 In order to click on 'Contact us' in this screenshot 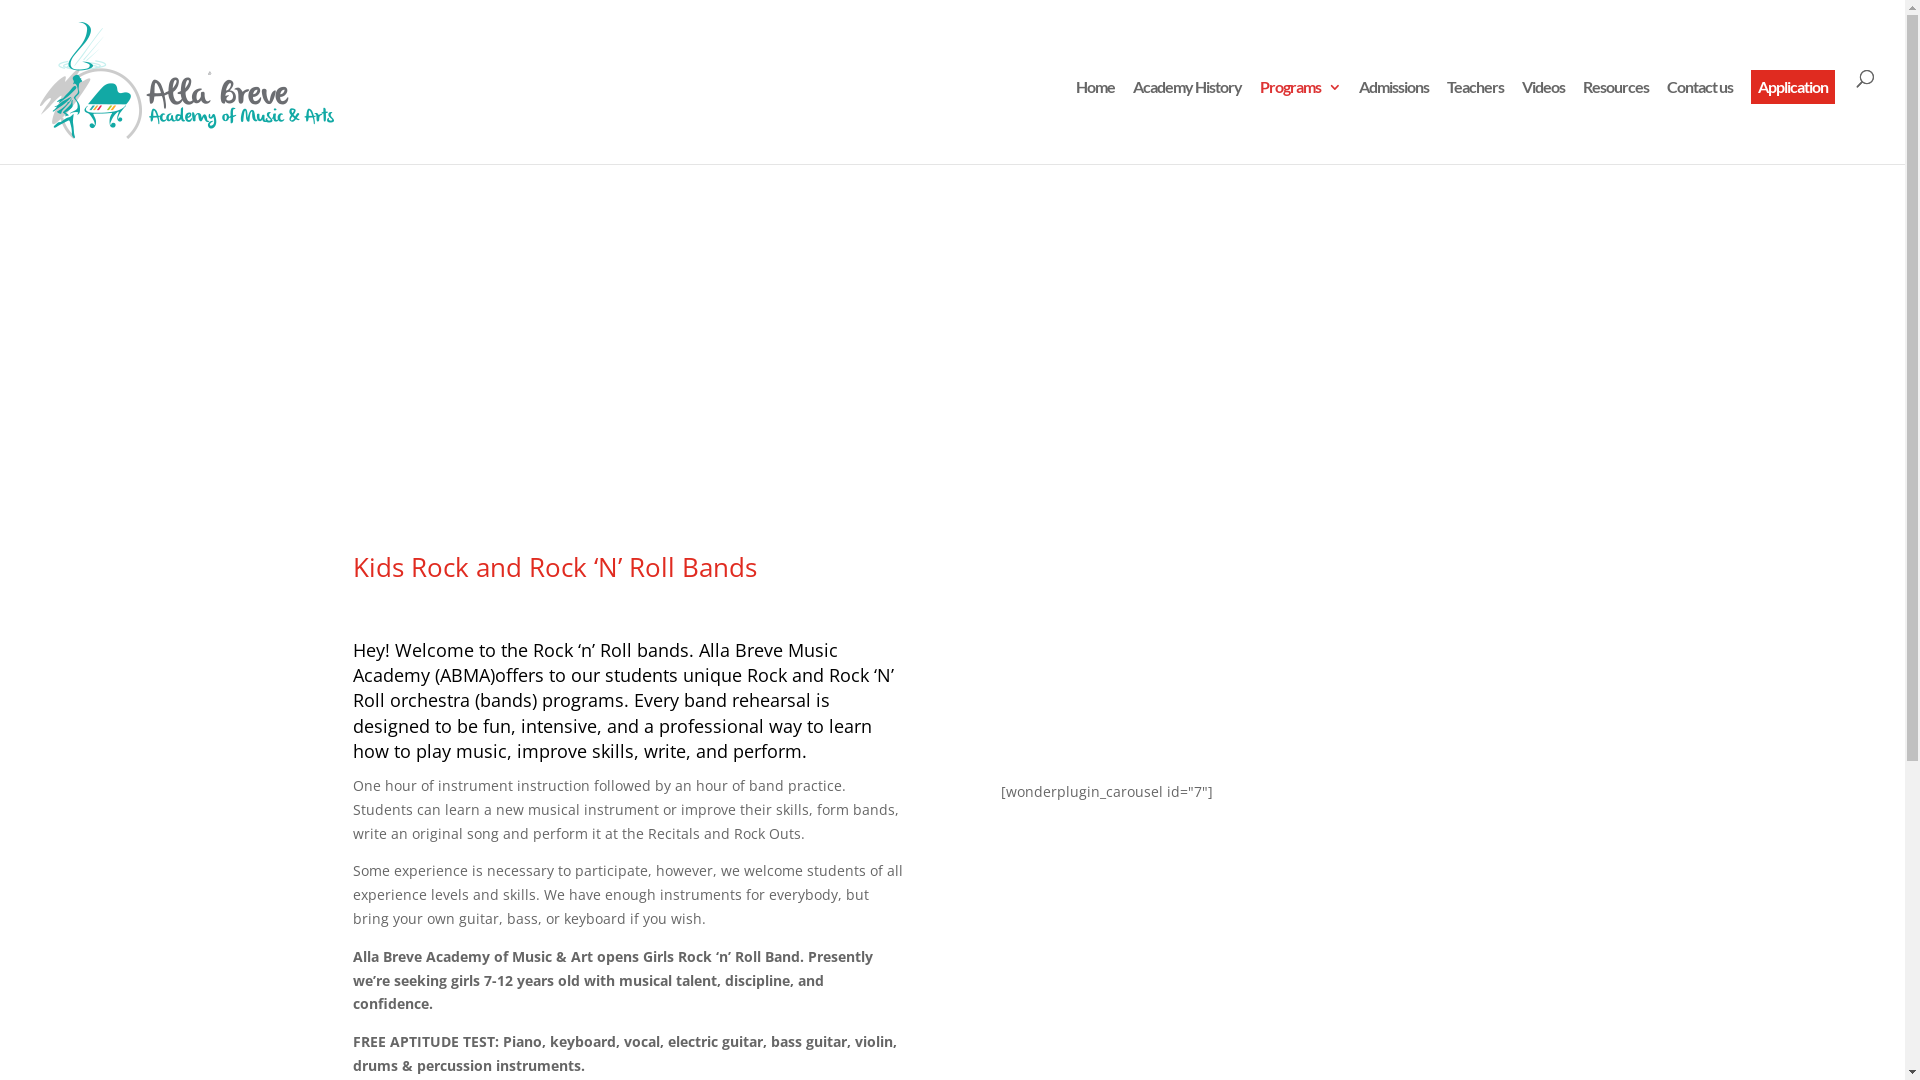, I will do `click(1698, 122)`.